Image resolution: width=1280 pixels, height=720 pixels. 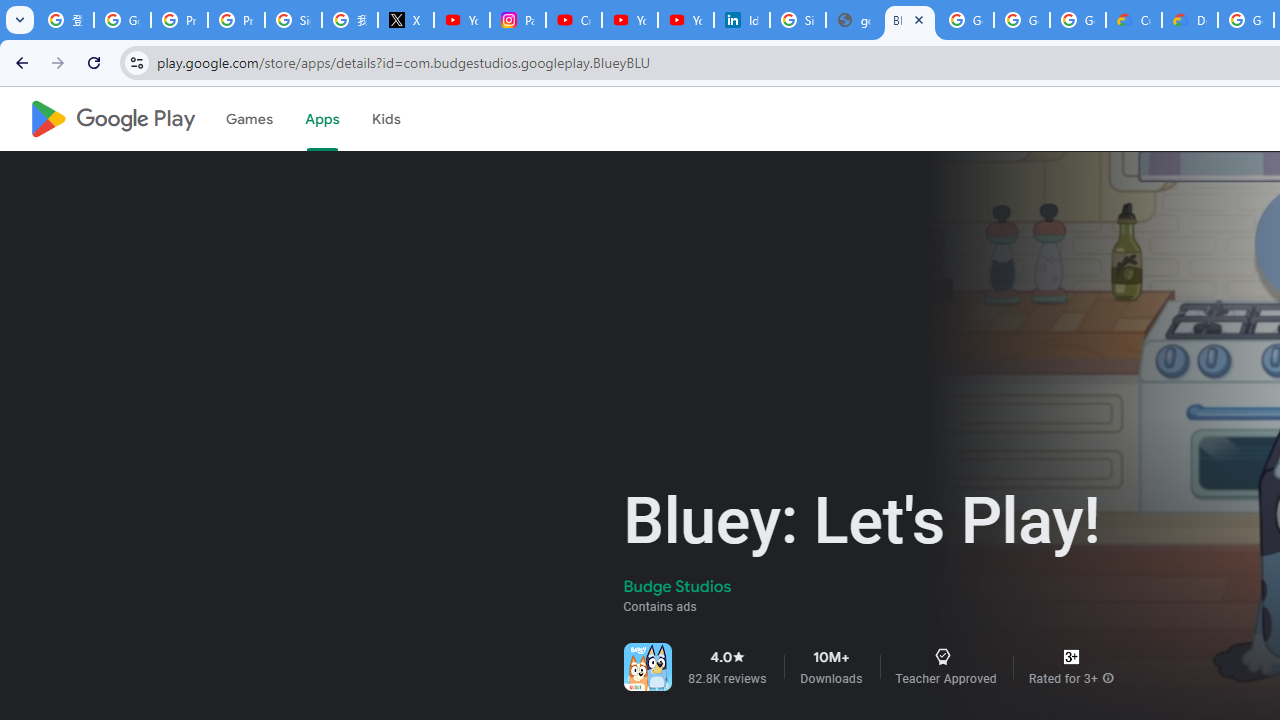 I want to click on 'X', so click(x=404, y=20).